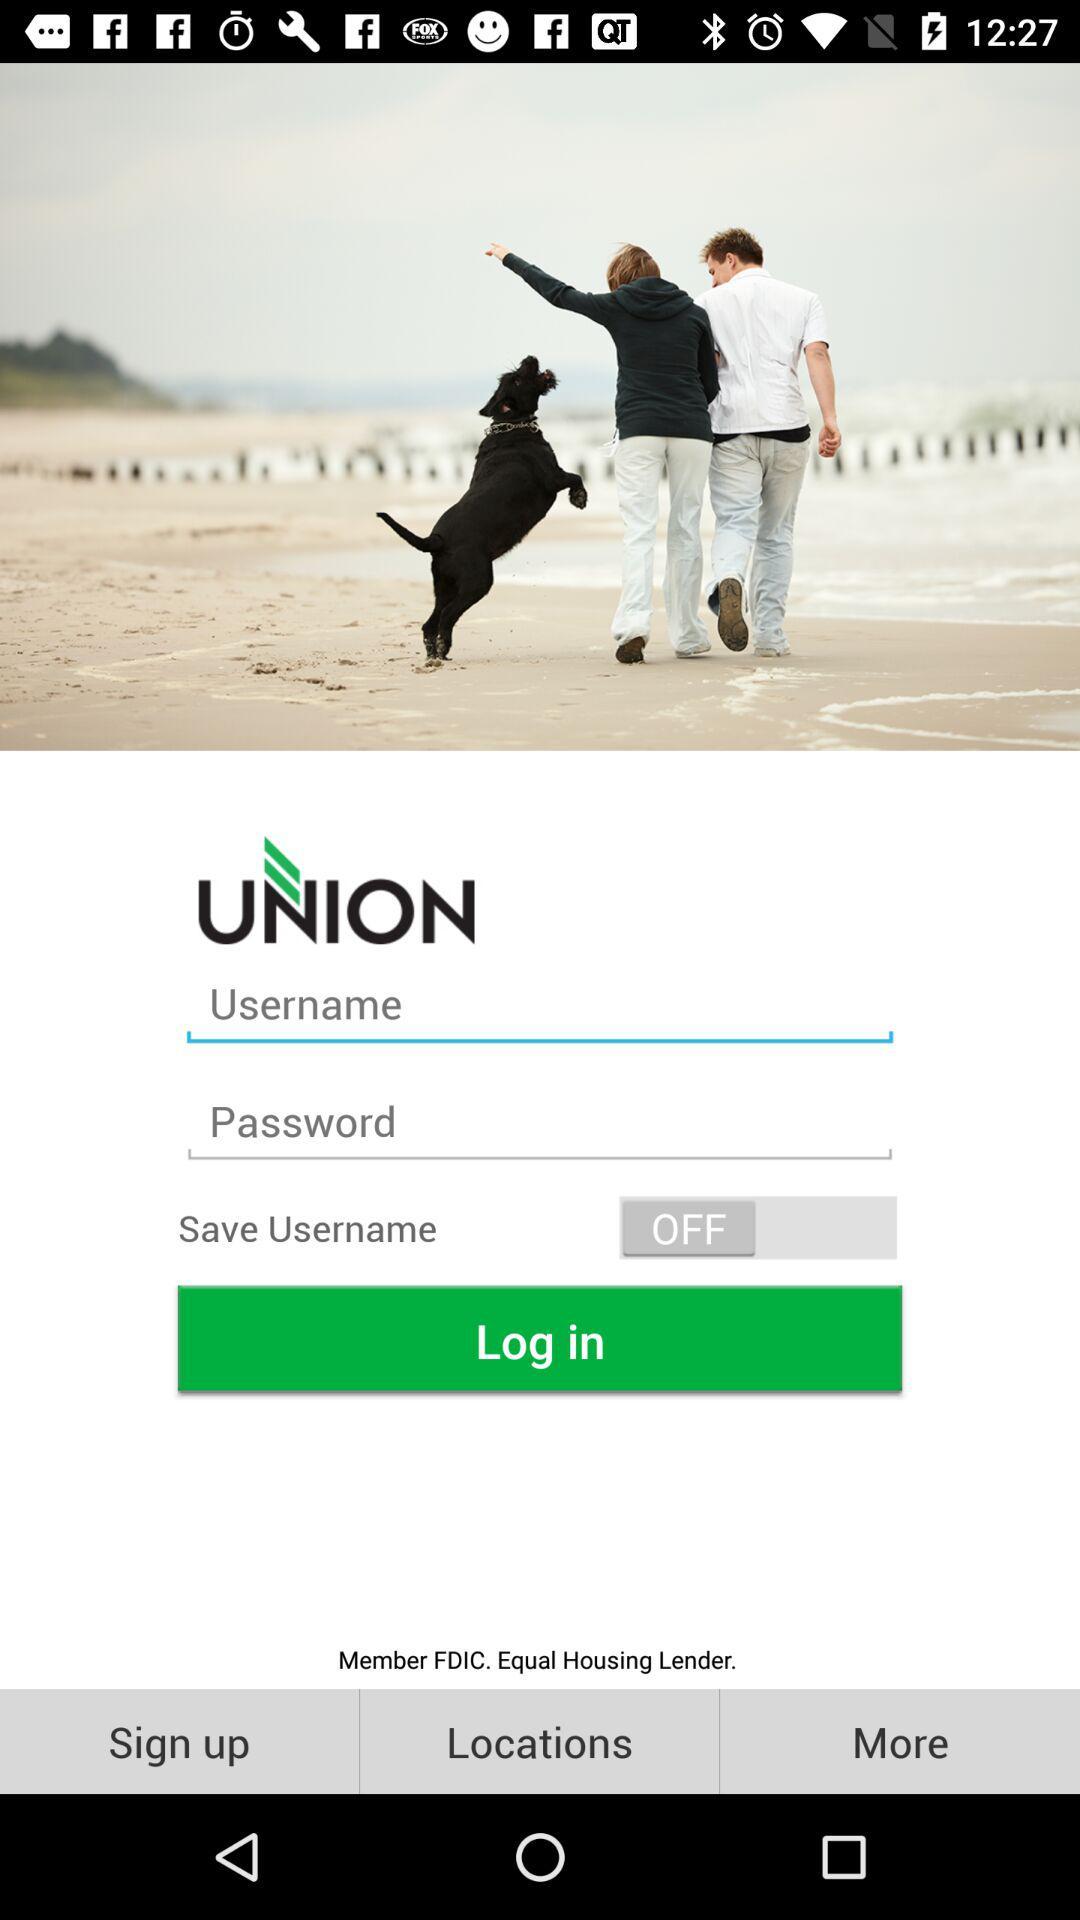 This screenshot has width=1080, height=1920. Describe the element at coordinates (540, 1121) in the screenshot. I see `password` at that location.